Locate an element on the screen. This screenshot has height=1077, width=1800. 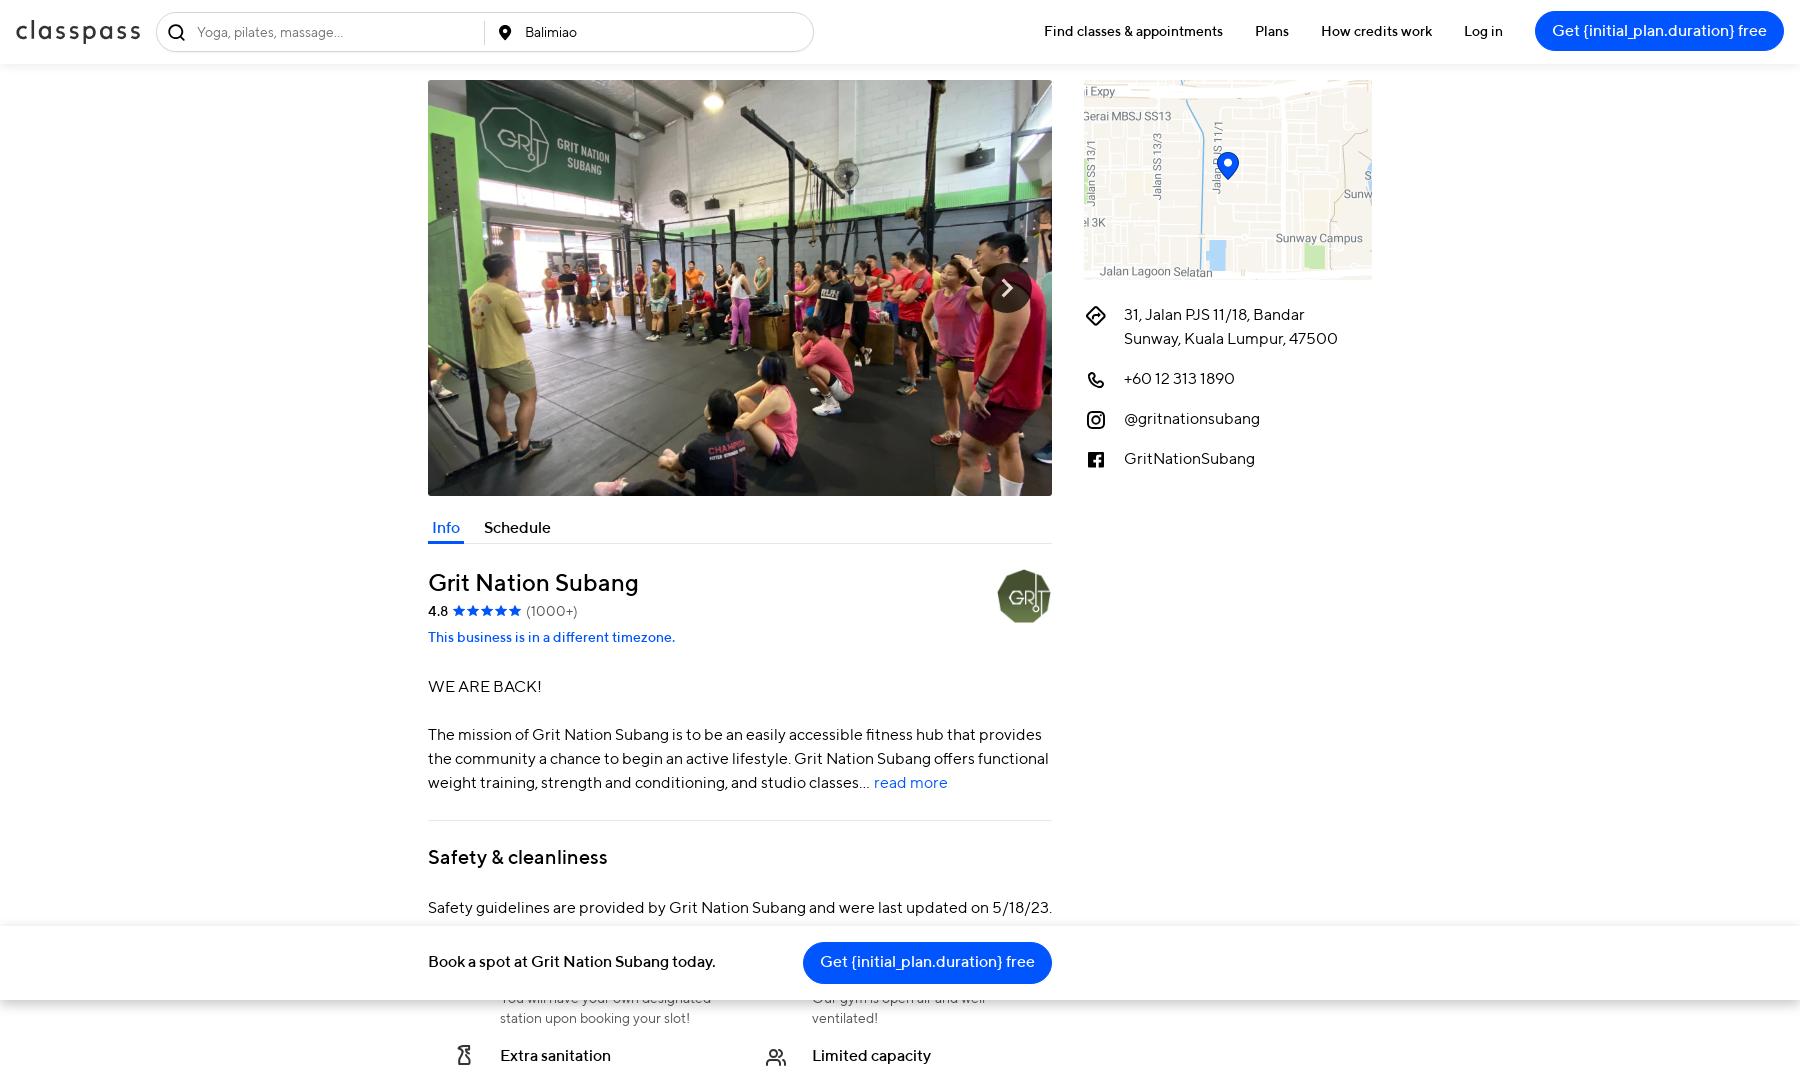
'This business is in a different timezone.' is located at coordinates (428, 637).